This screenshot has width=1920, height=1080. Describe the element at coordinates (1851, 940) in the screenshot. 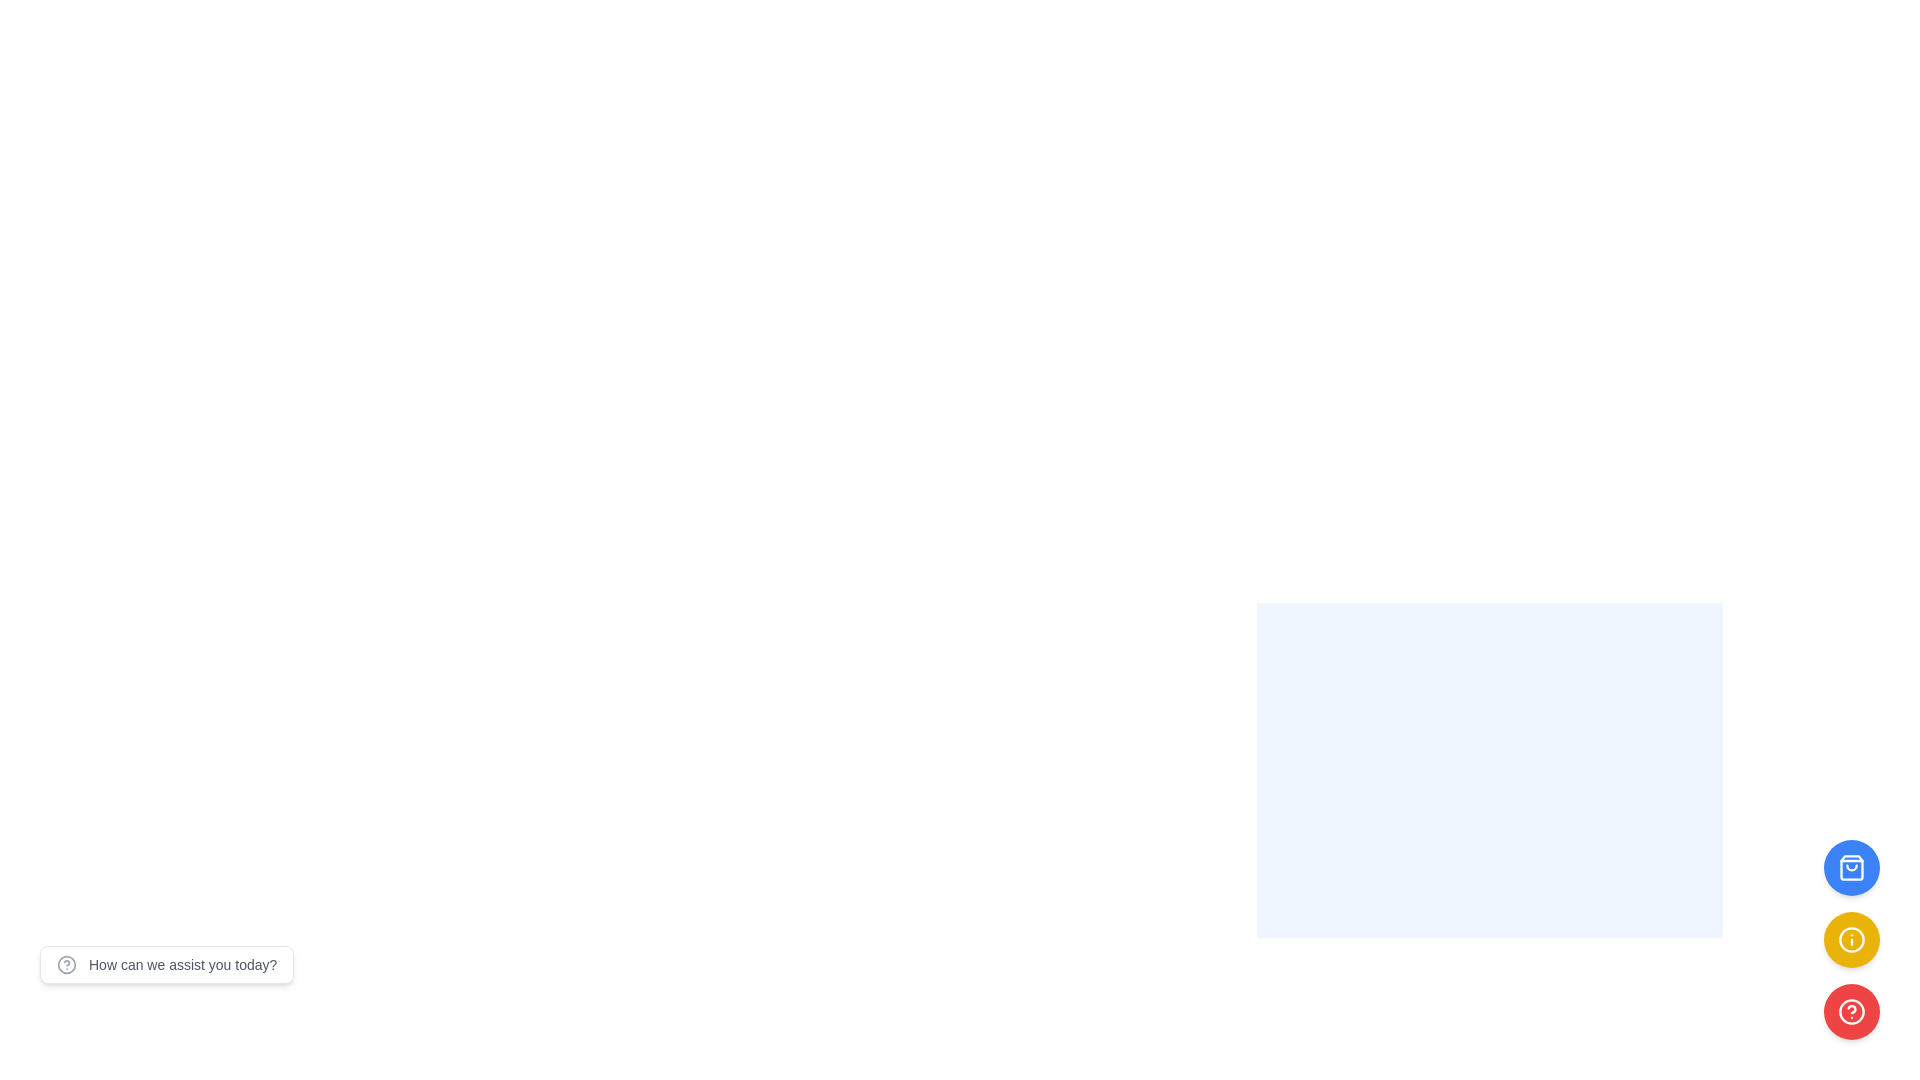

I see `the circular yellow button with a white border containing an information icon` at that location.